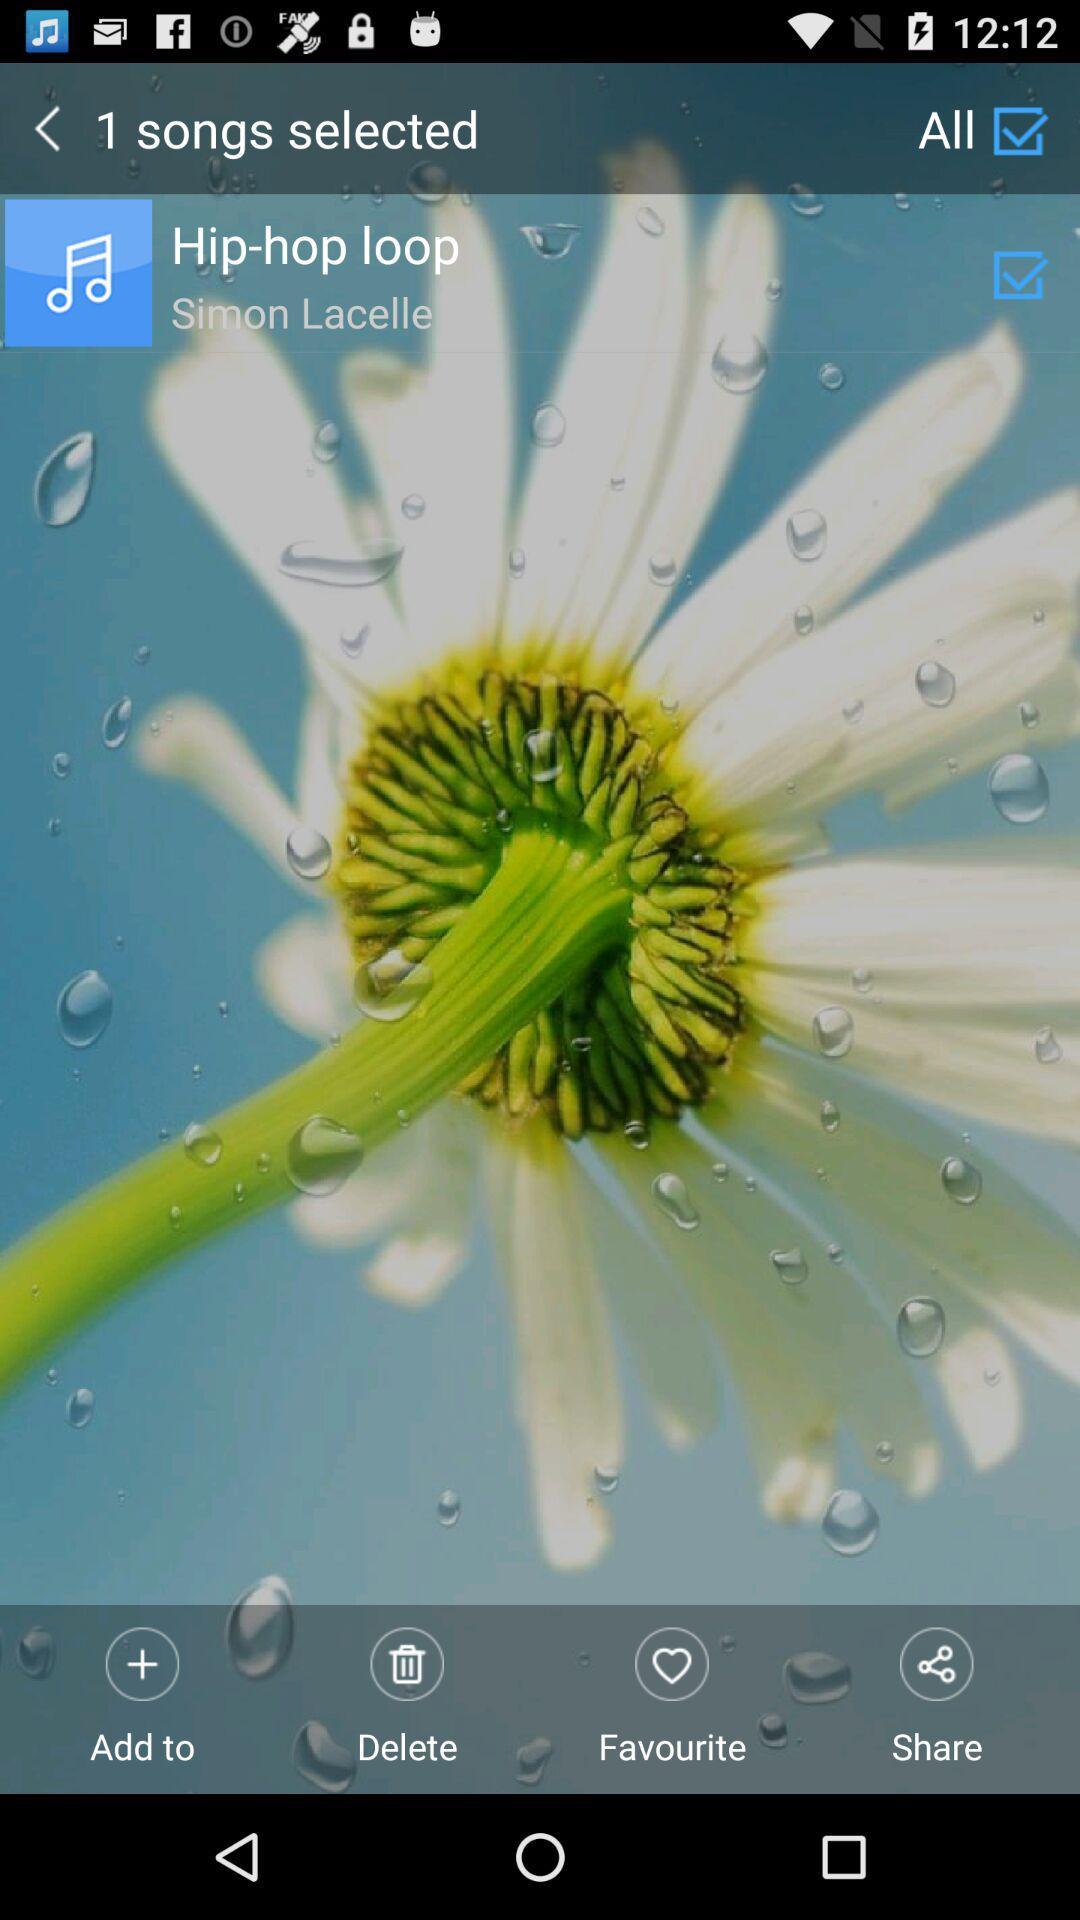 The height and width of the screenshot is (1920, 1080). Describe the element at coordinates (937, 1698) in the screenshot. I see `share item` at that location.